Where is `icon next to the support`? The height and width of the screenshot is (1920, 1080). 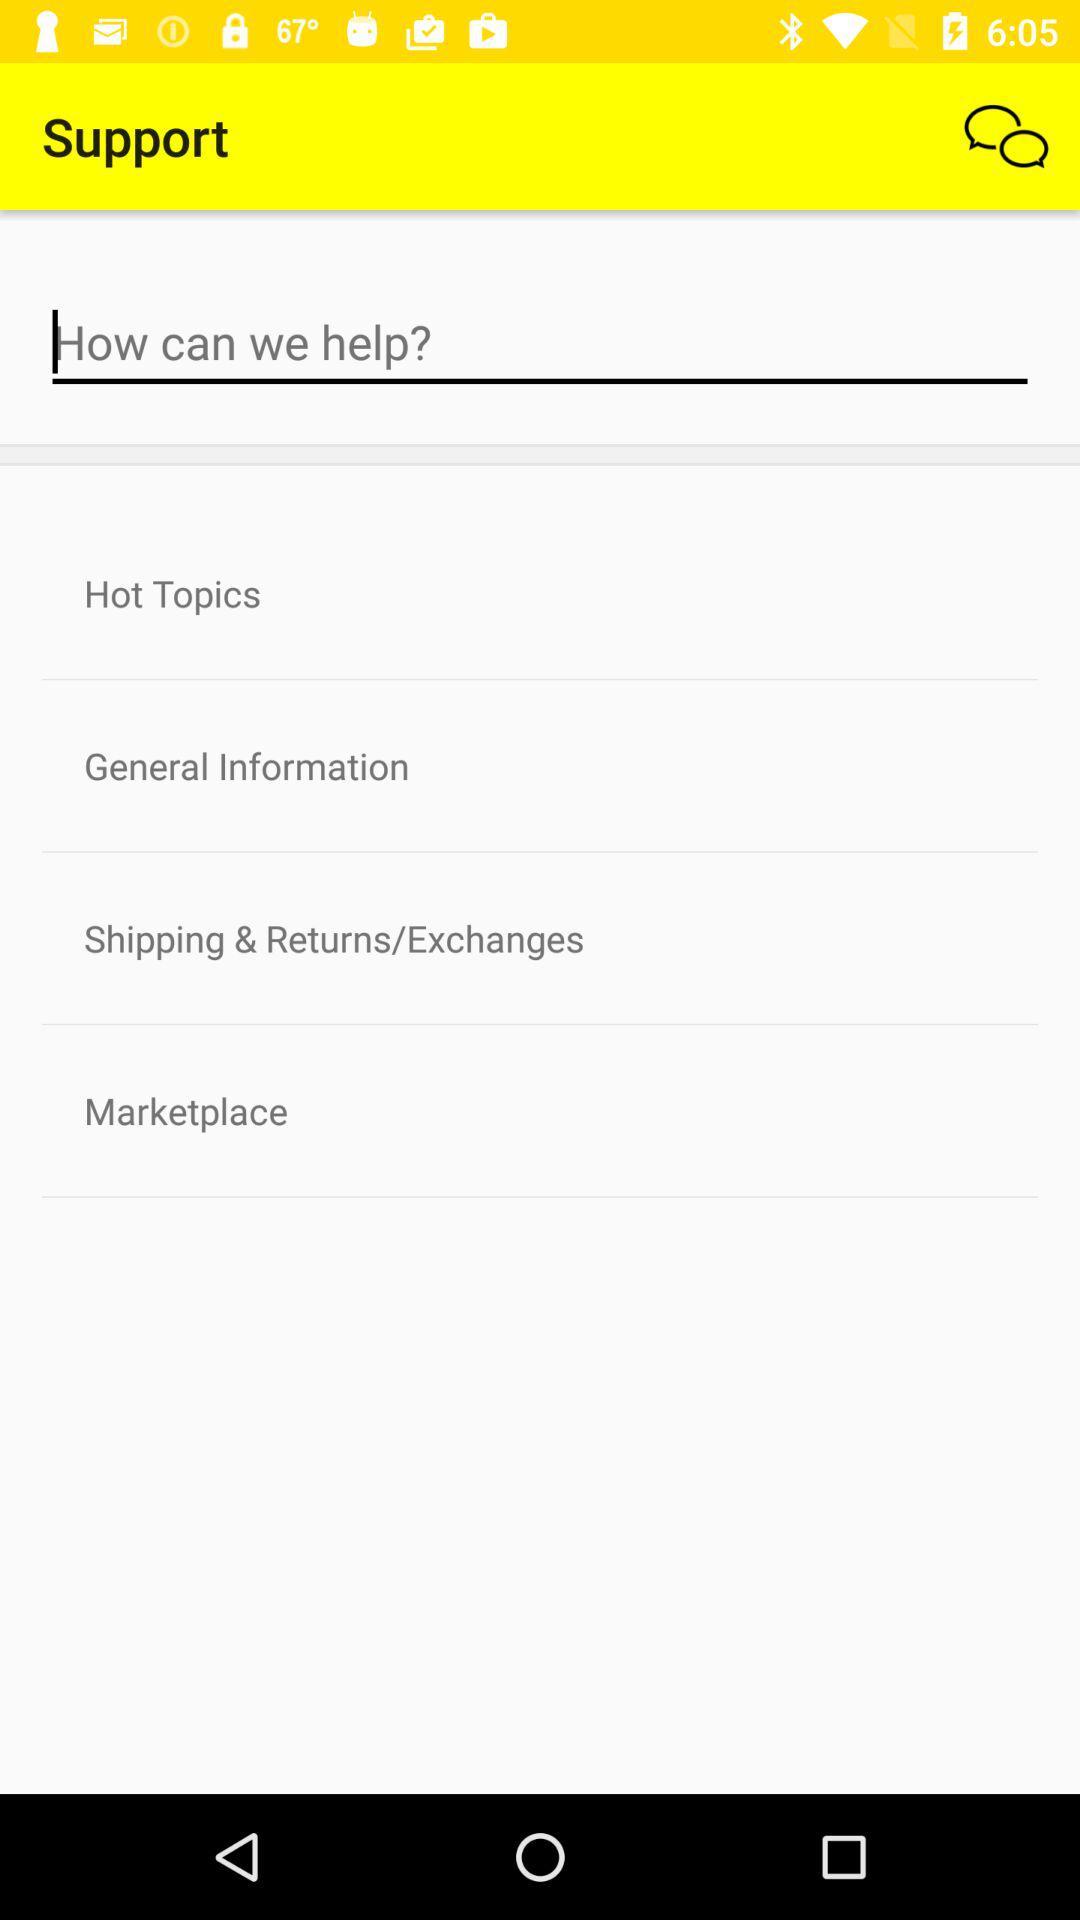 icon next to the support is located at coordinates (1006, 135).